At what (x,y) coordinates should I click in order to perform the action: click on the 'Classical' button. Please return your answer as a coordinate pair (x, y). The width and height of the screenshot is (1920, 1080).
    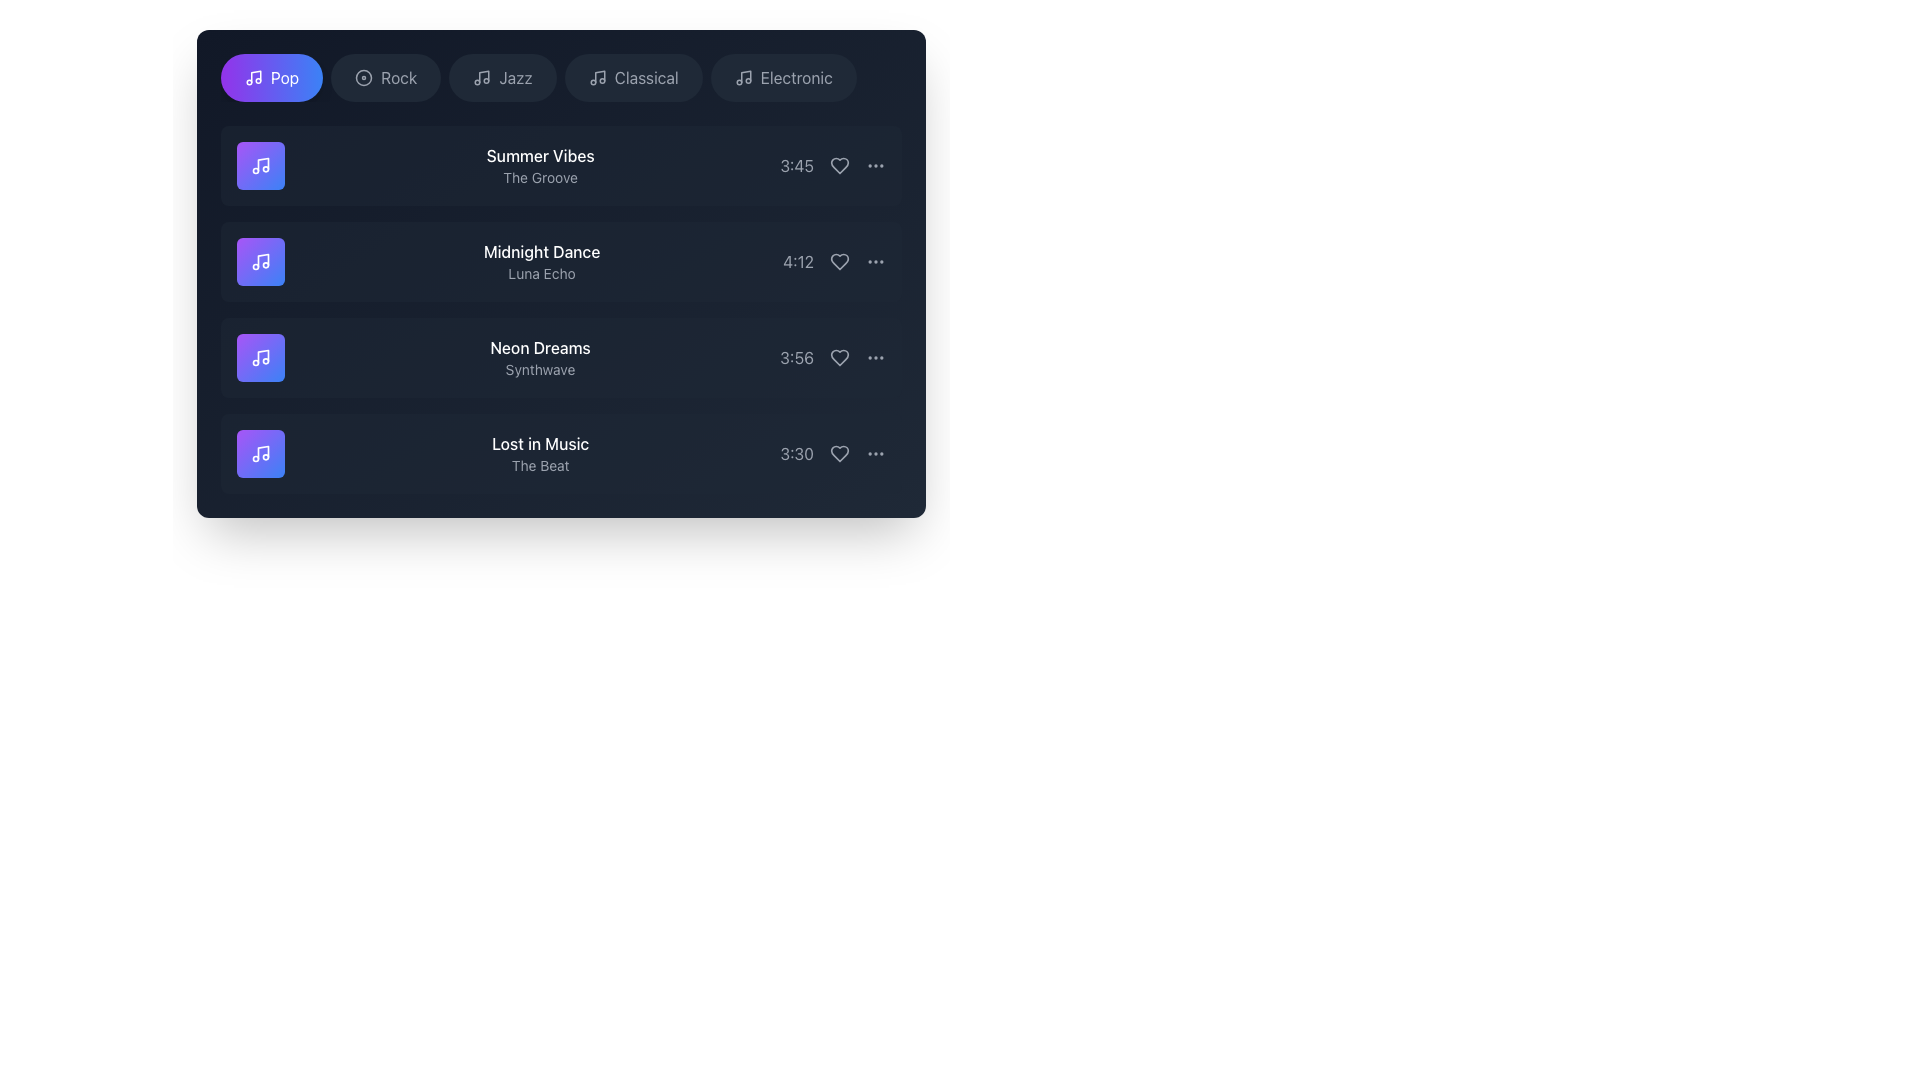
    Looking at the image, I should click on (596, 76).